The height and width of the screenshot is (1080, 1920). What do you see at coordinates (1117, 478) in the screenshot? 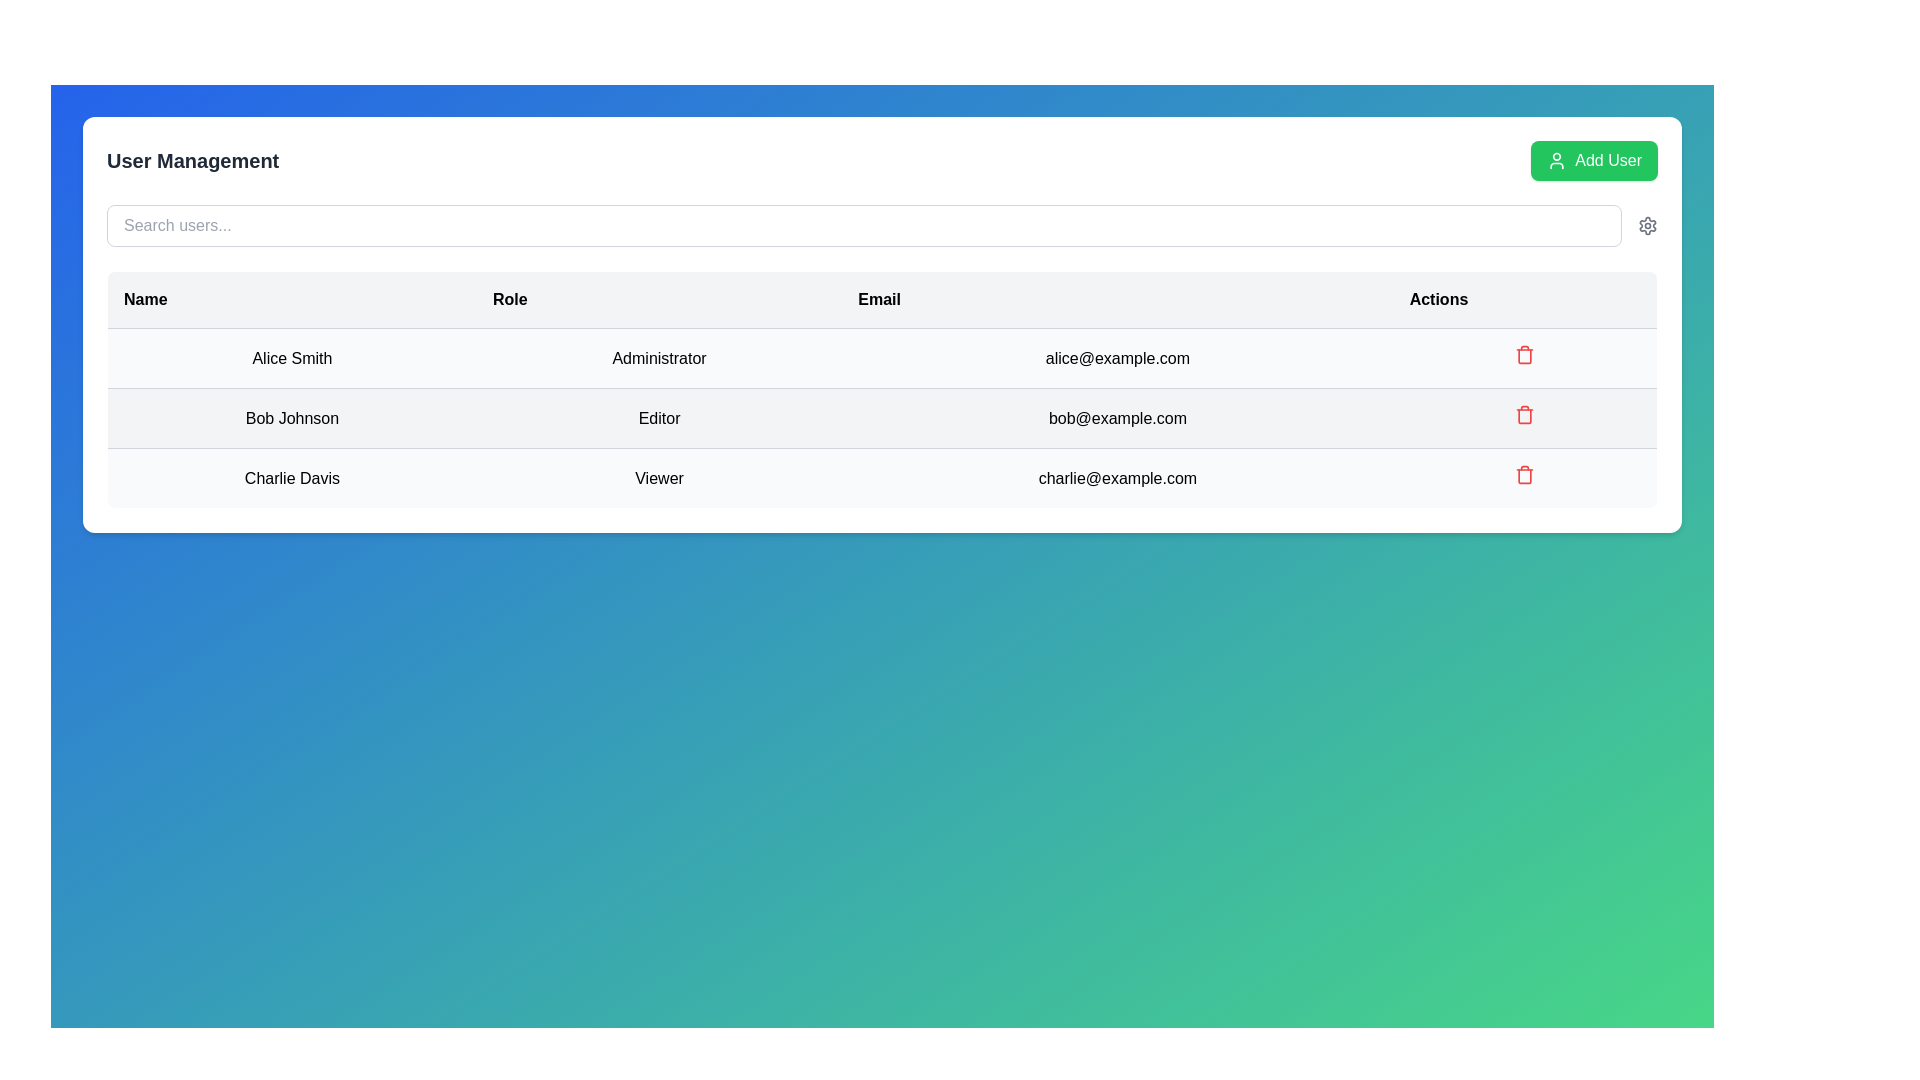
I see `the static text element displaying the email address in the third row of the user management table, located in the 'Email' column` at bounding box center [1117, 478].